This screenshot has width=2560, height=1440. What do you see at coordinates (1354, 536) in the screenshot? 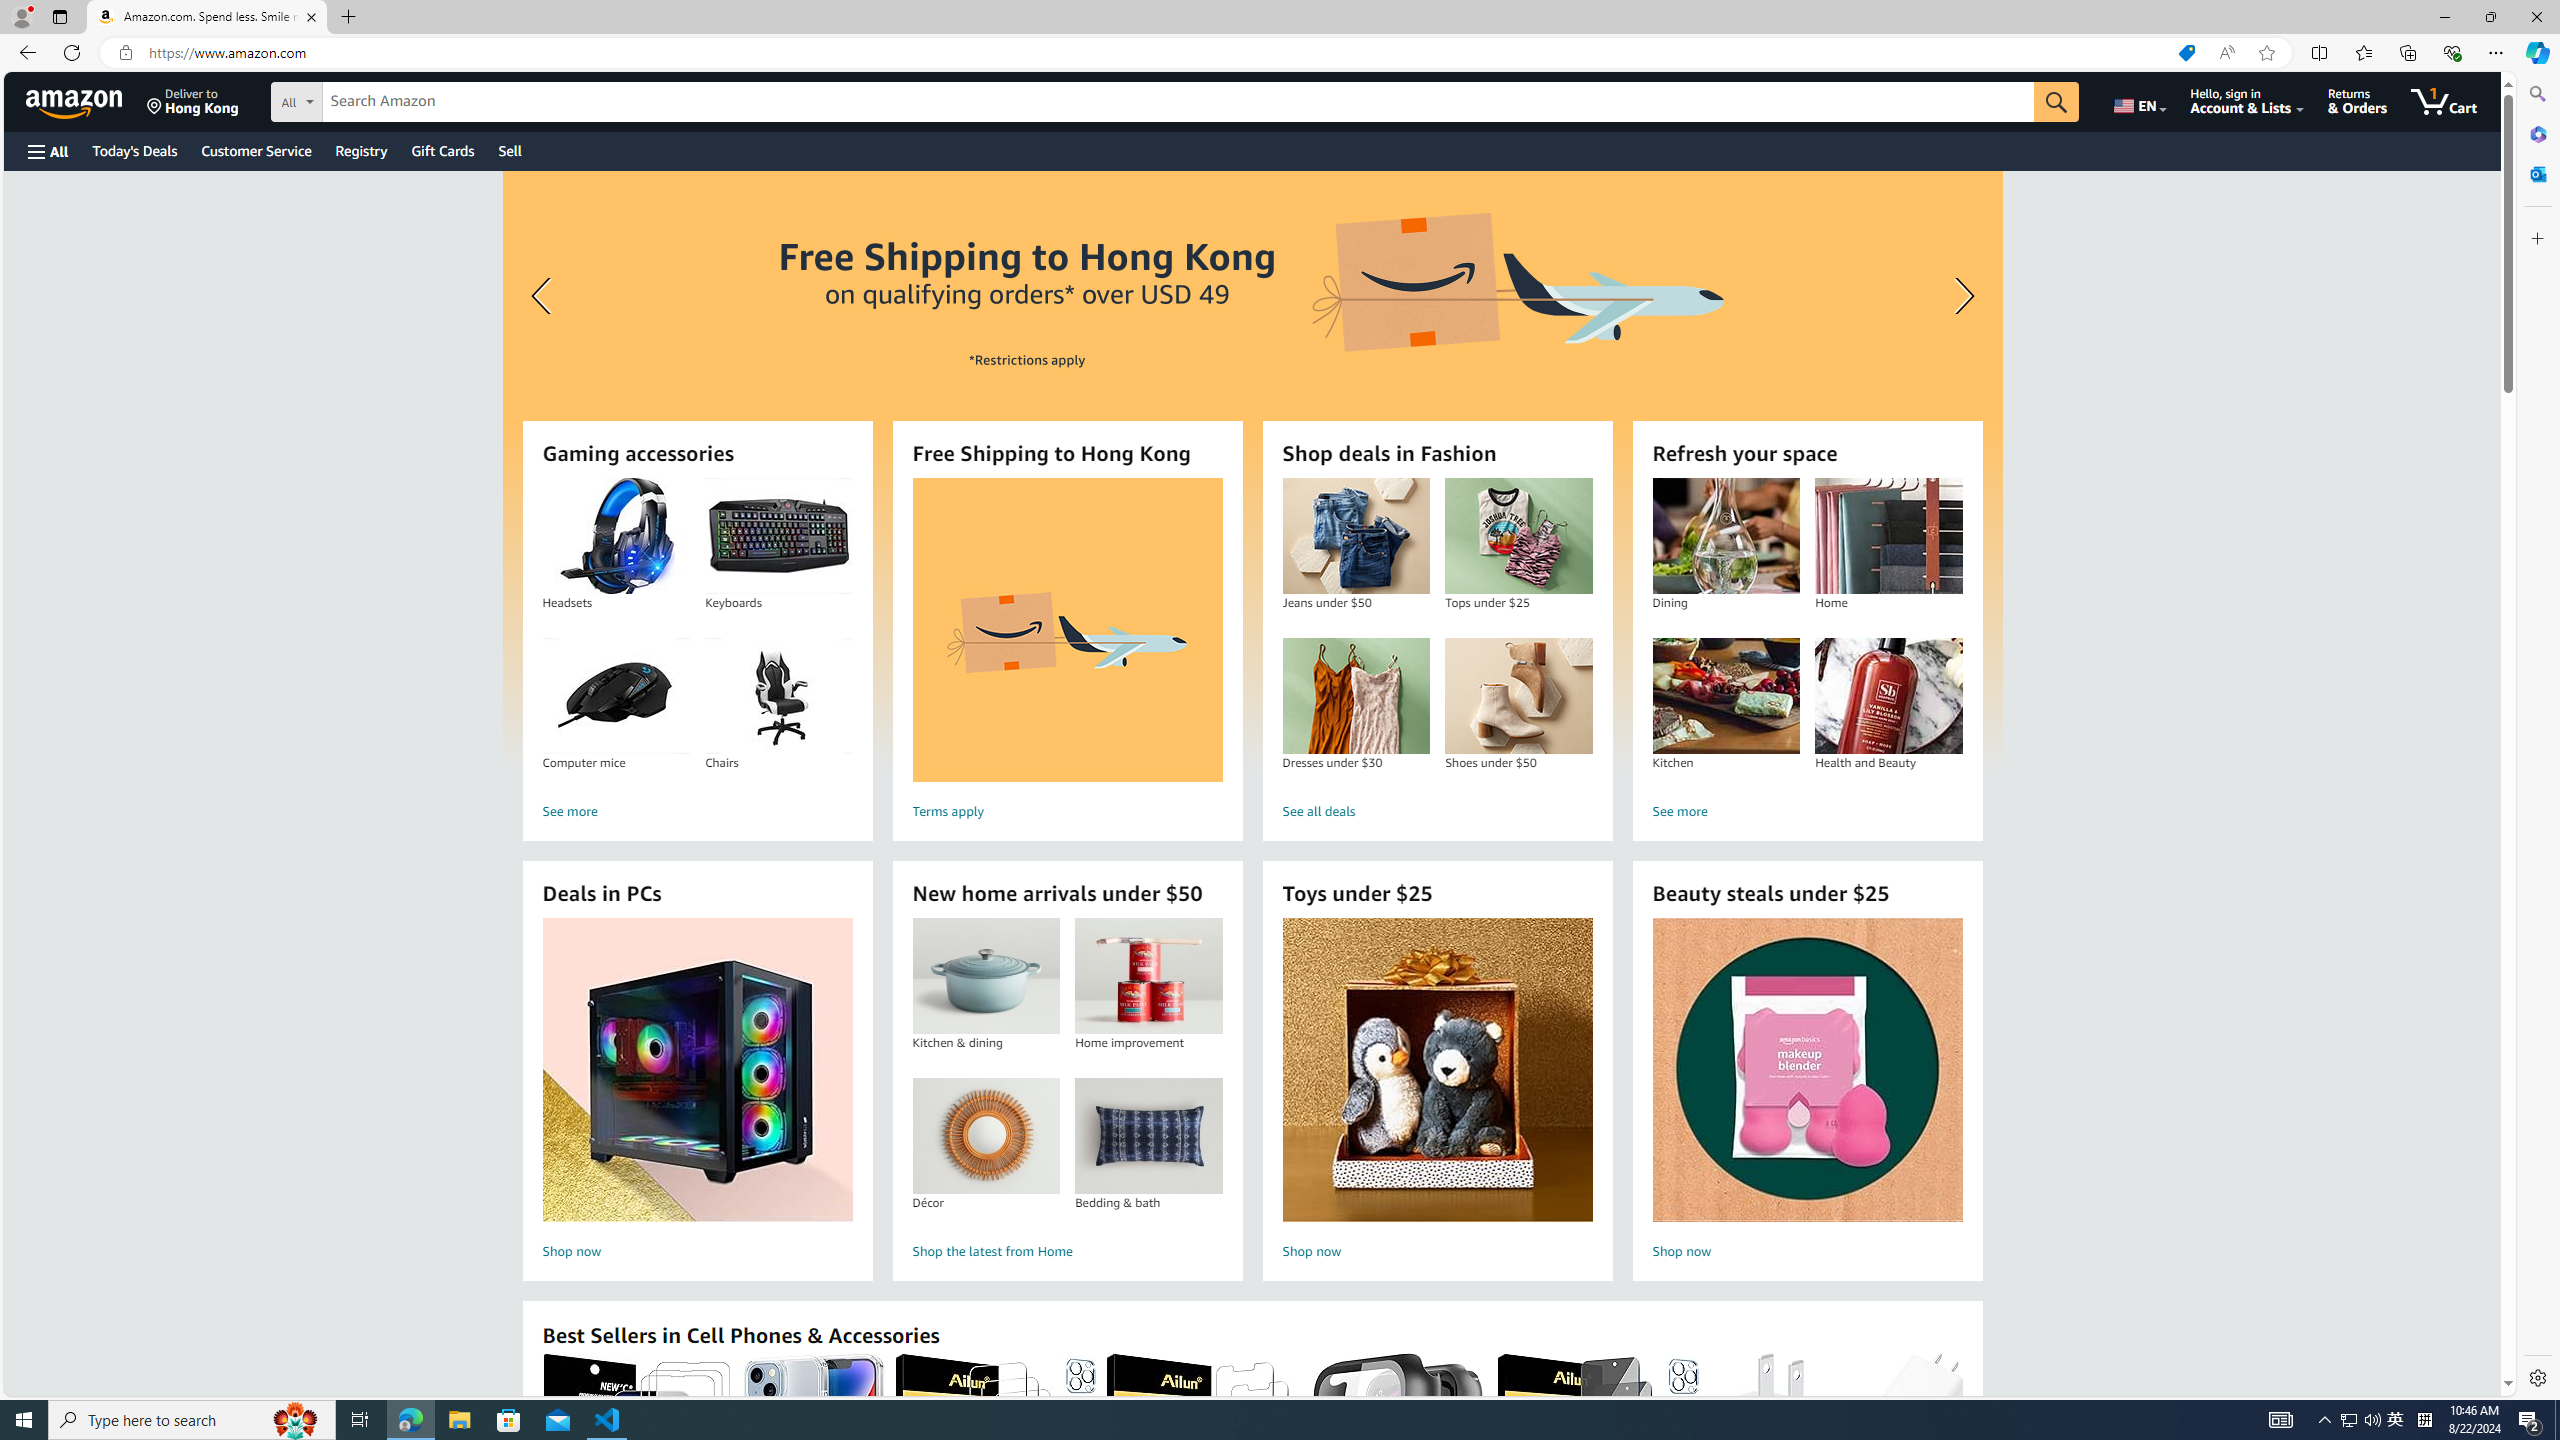
I see `'Jeans under $50'` at bounding box center [1354, 536].